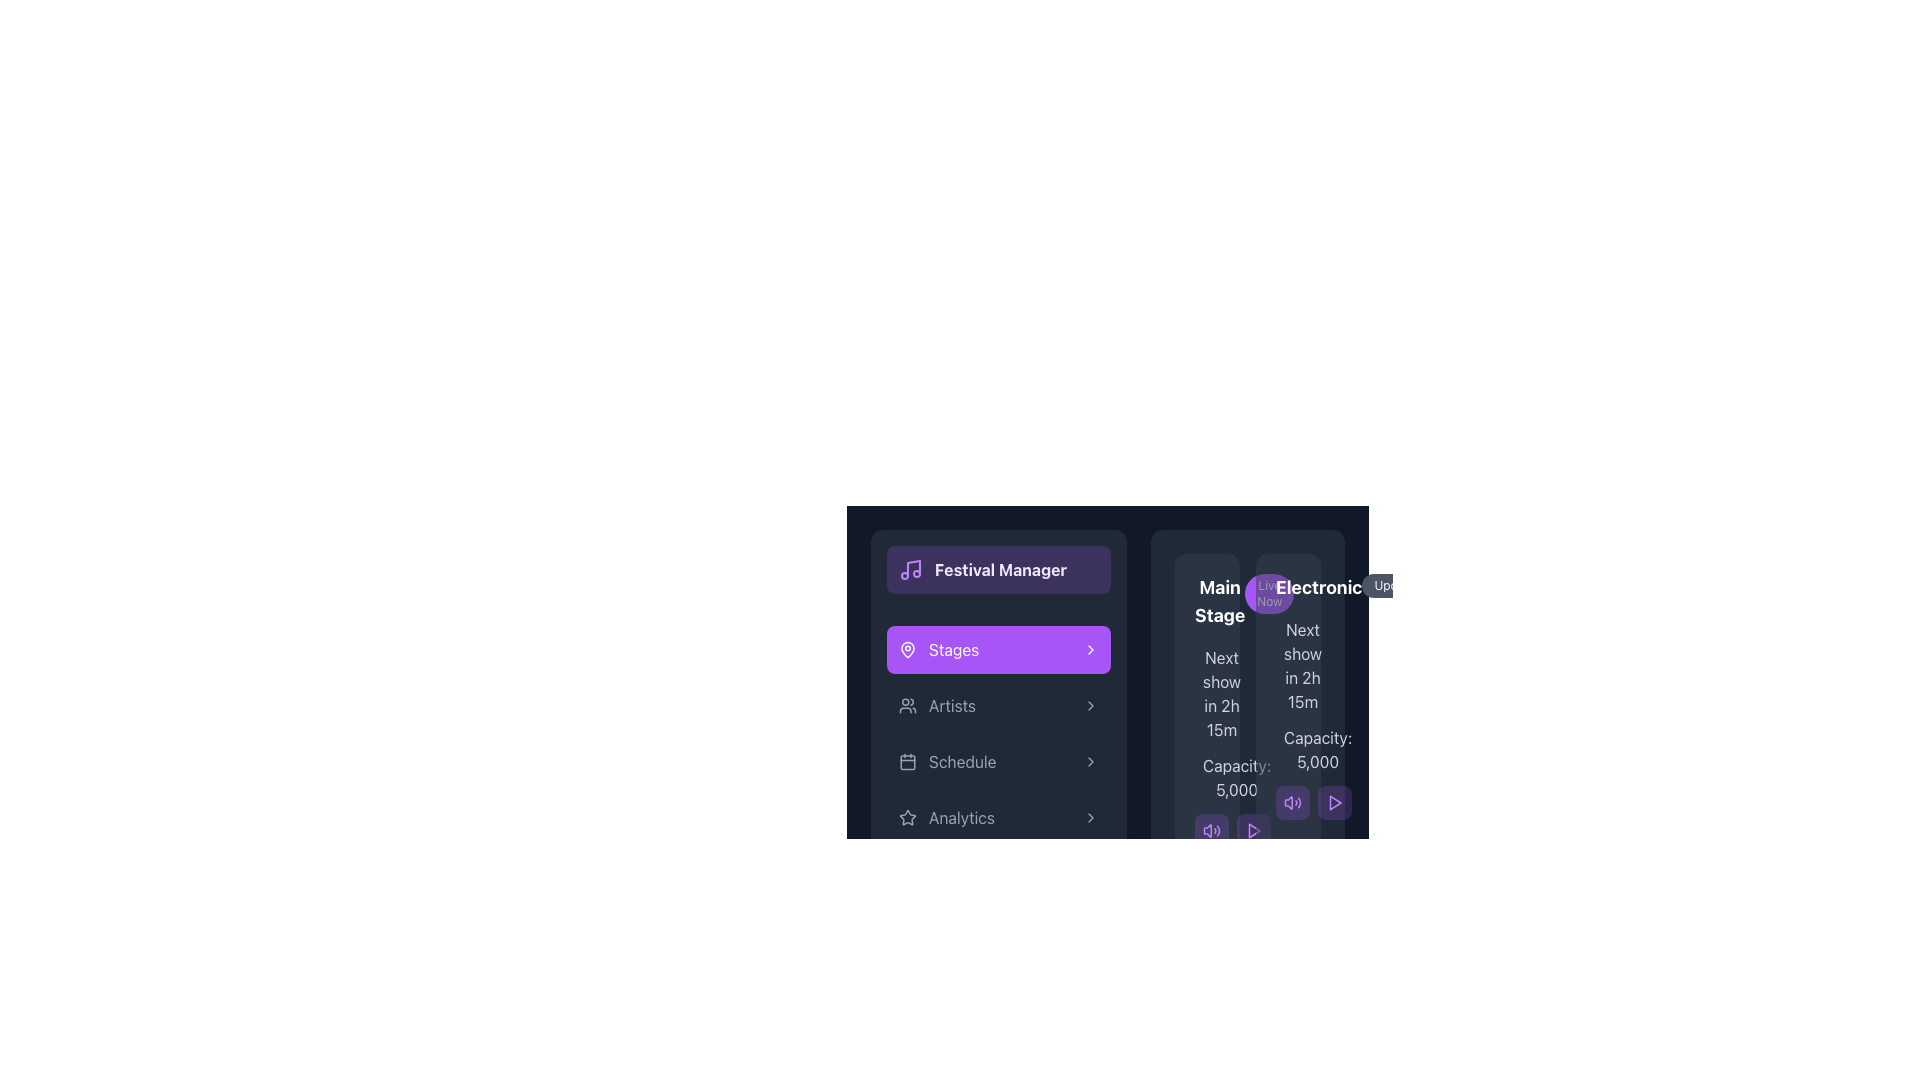 The width and height of the screenshot is (1920, 1080). I want to click on the Text Label displaying the capacity of '5,000' located in the right panel under 'Electronic Stage', below 'Next show in 2h 15m', so click(1288, 749).